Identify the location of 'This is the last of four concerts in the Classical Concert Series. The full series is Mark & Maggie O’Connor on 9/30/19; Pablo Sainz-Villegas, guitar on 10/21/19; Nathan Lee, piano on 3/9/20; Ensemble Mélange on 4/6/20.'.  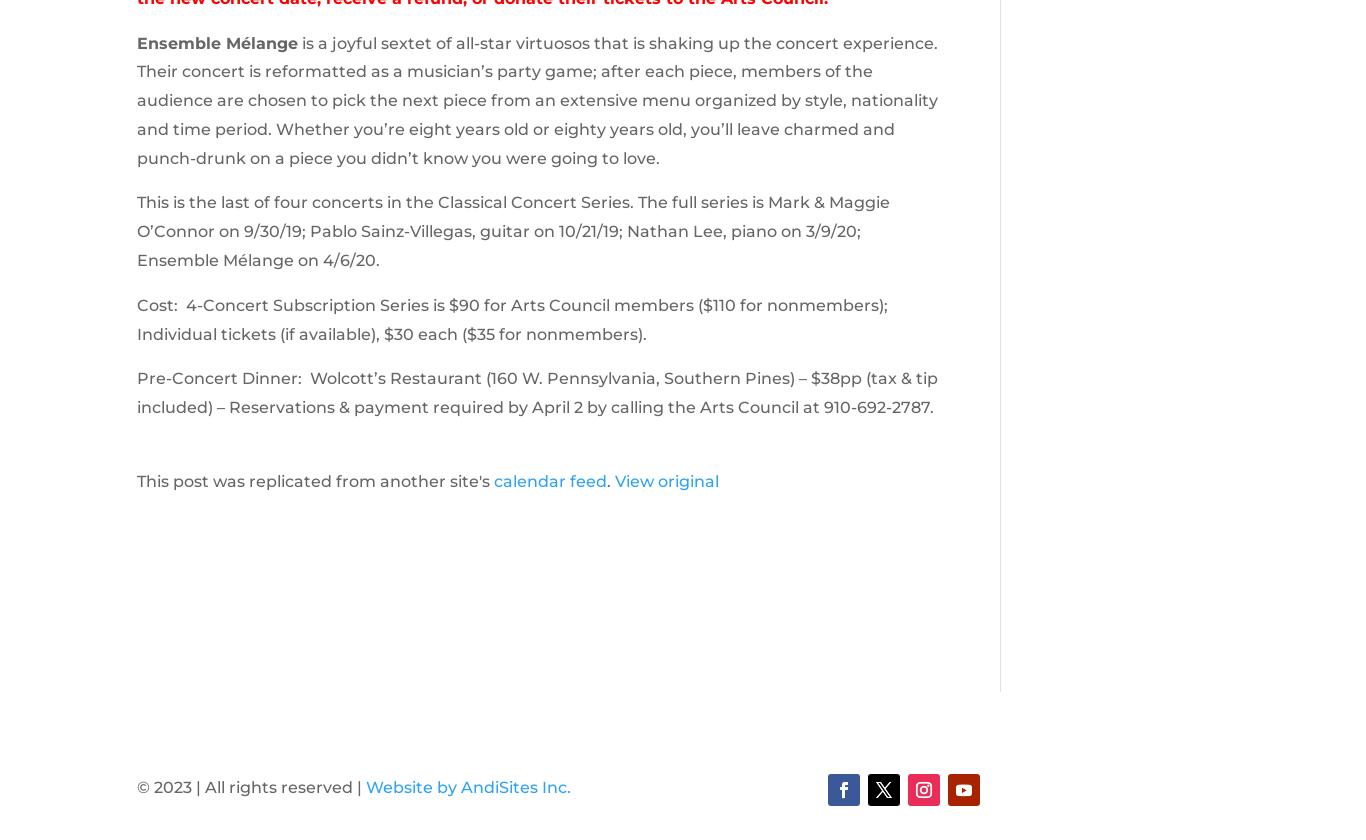
(512, 231).